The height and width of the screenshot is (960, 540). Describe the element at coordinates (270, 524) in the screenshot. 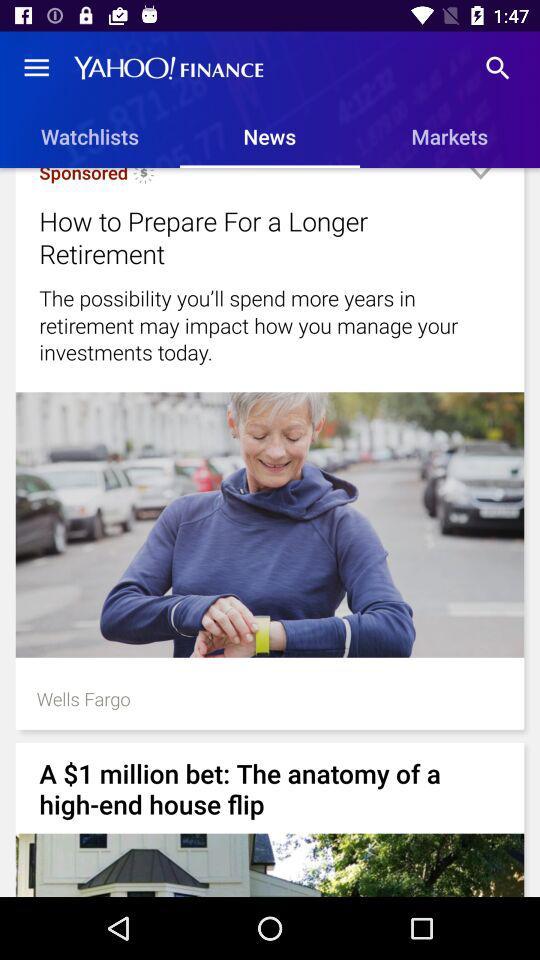

I see `item above the wells fargo item` at that location.